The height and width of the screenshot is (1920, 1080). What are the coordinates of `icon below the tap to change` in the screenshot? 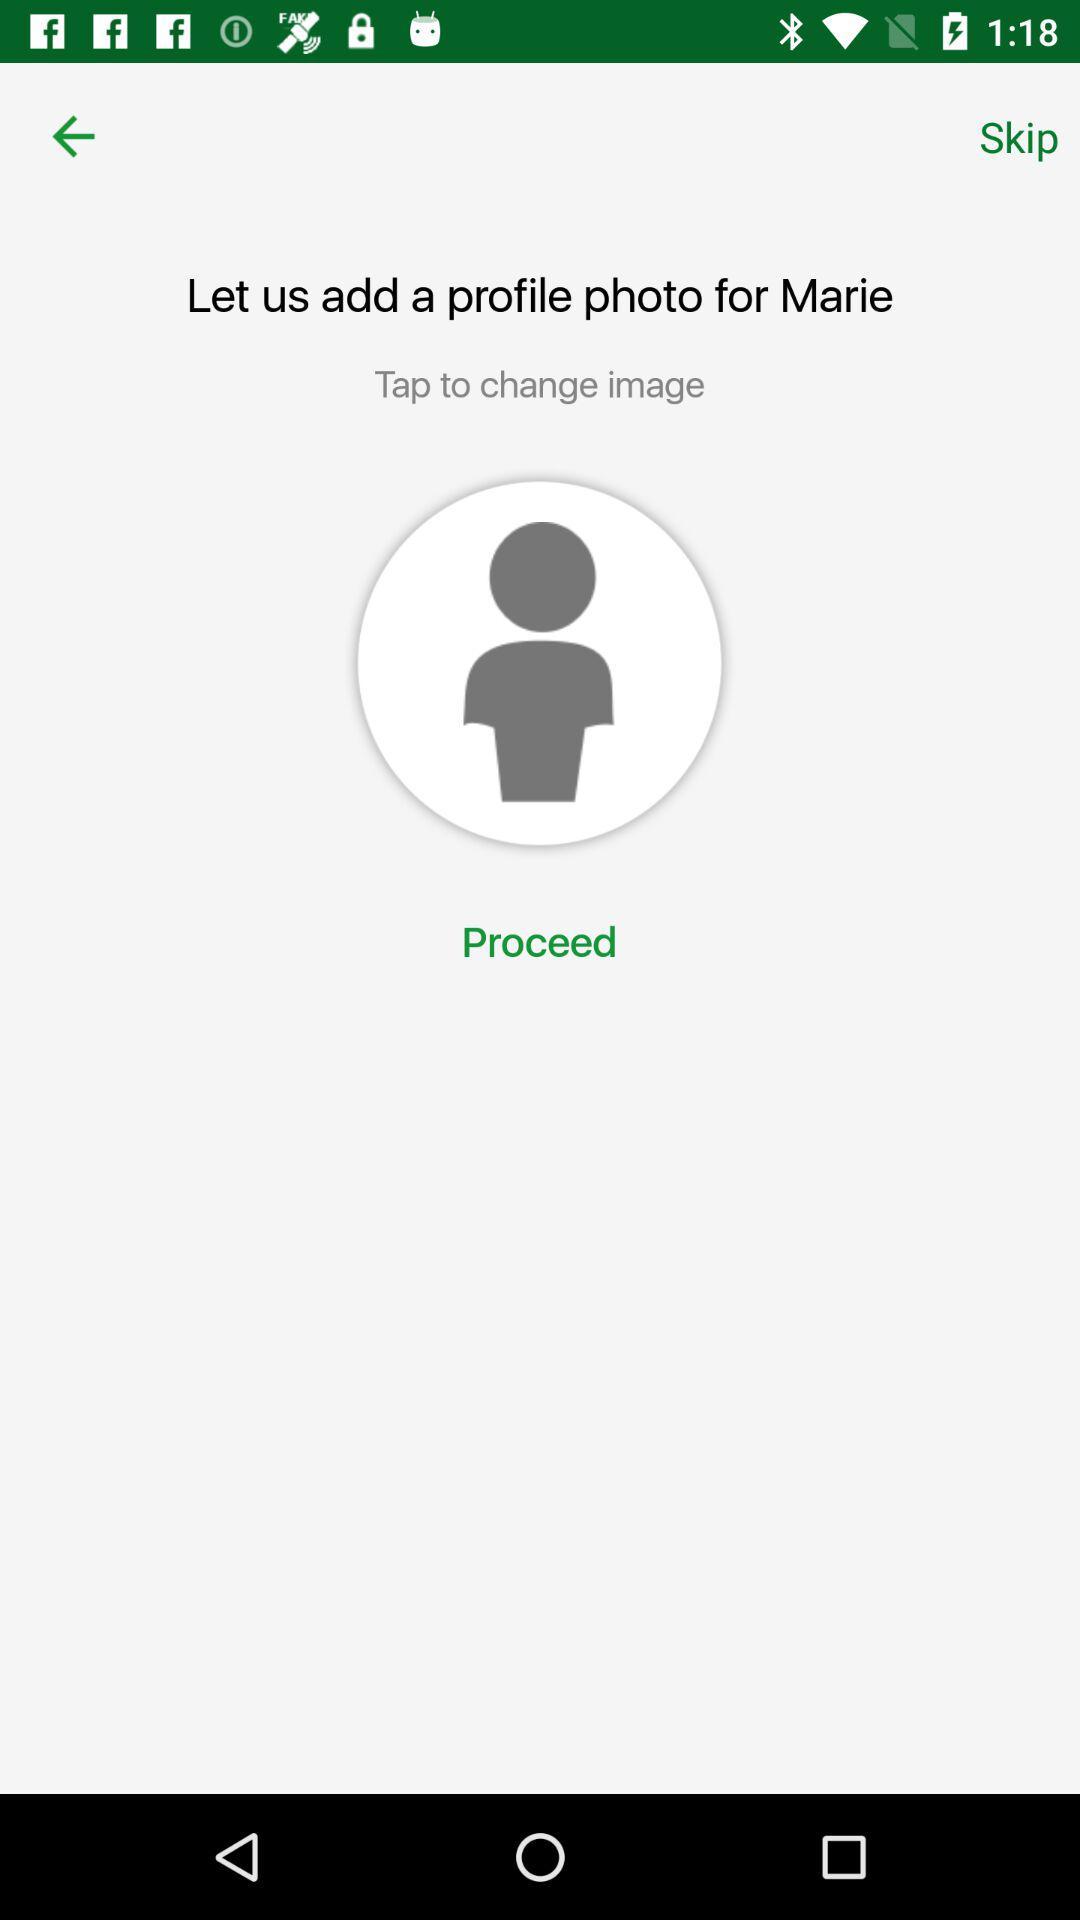 It's located at (538, 663).